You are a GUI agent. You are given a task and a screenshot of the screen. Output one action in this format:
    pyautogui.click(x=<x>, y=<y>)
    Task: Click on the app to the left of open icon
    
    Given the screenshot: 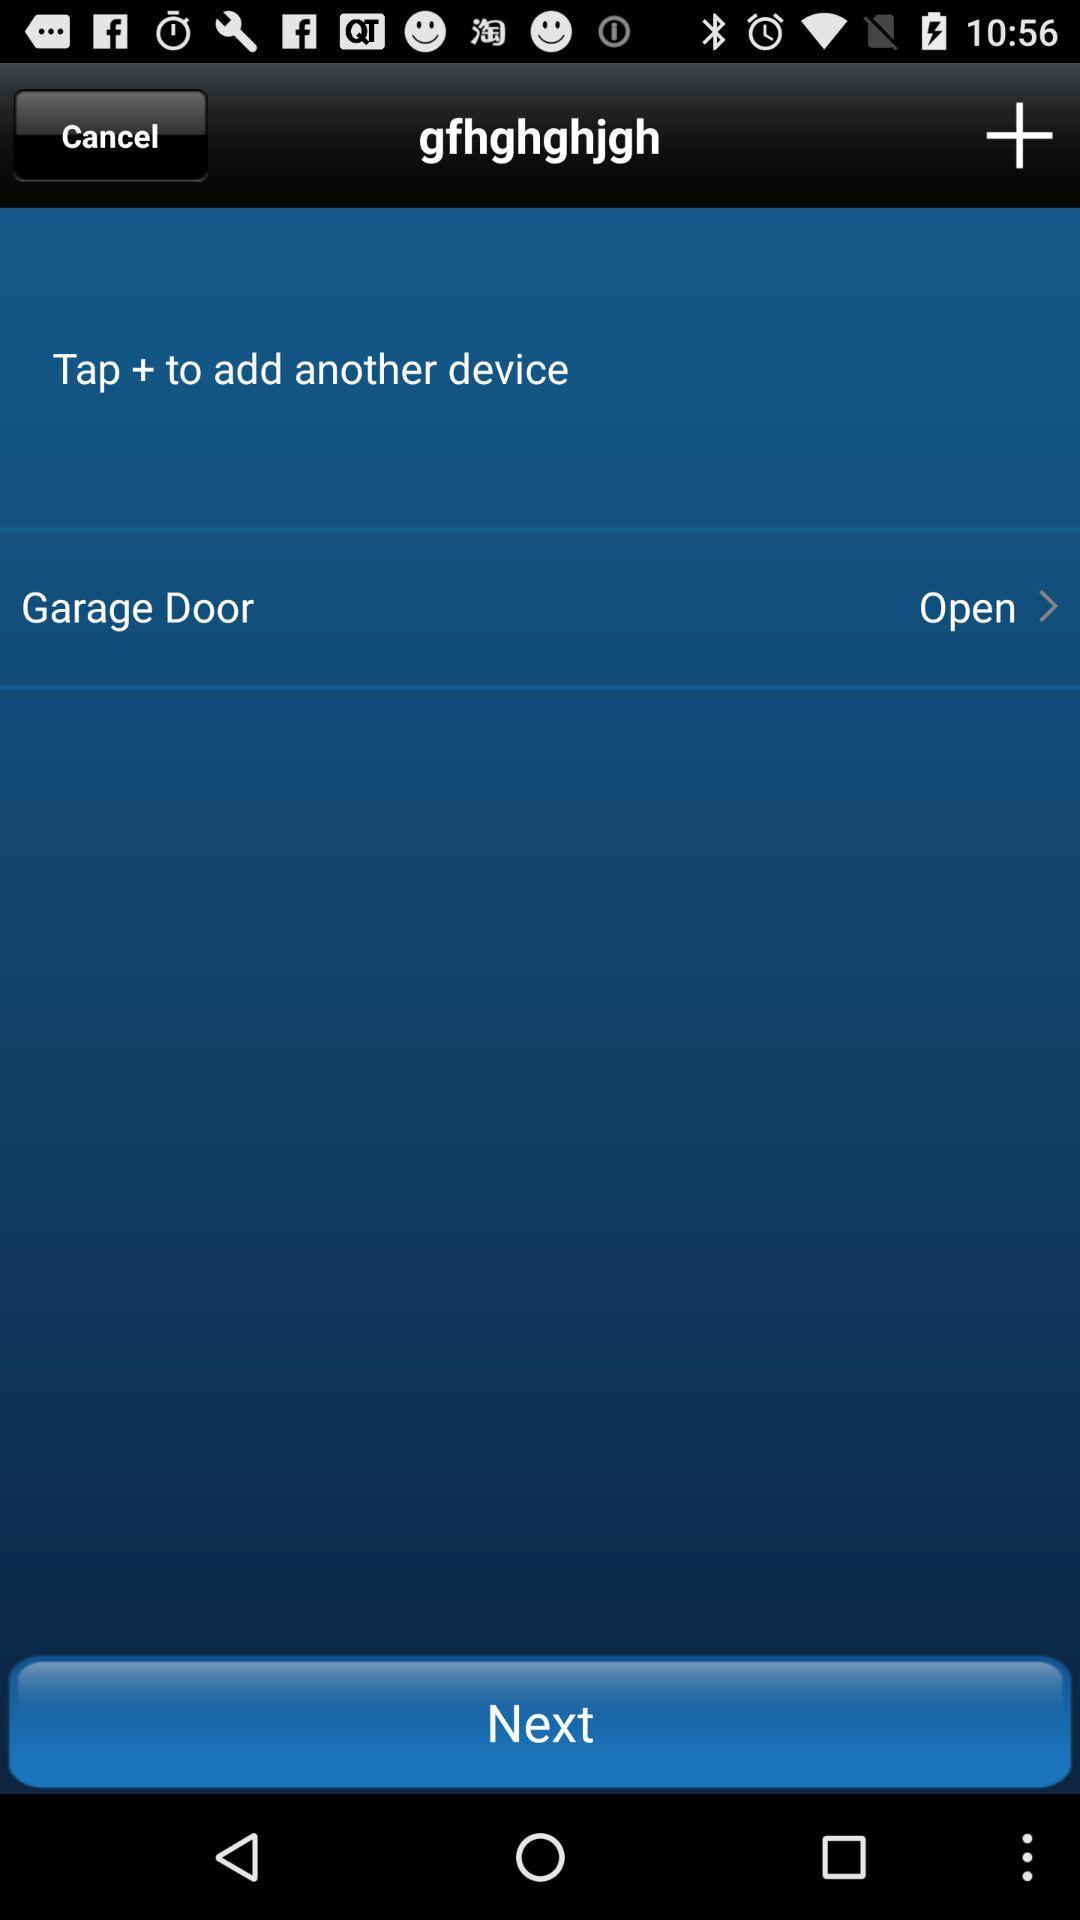 What is the action you would take?
    pyautogui.click(x=452, y=604)
    